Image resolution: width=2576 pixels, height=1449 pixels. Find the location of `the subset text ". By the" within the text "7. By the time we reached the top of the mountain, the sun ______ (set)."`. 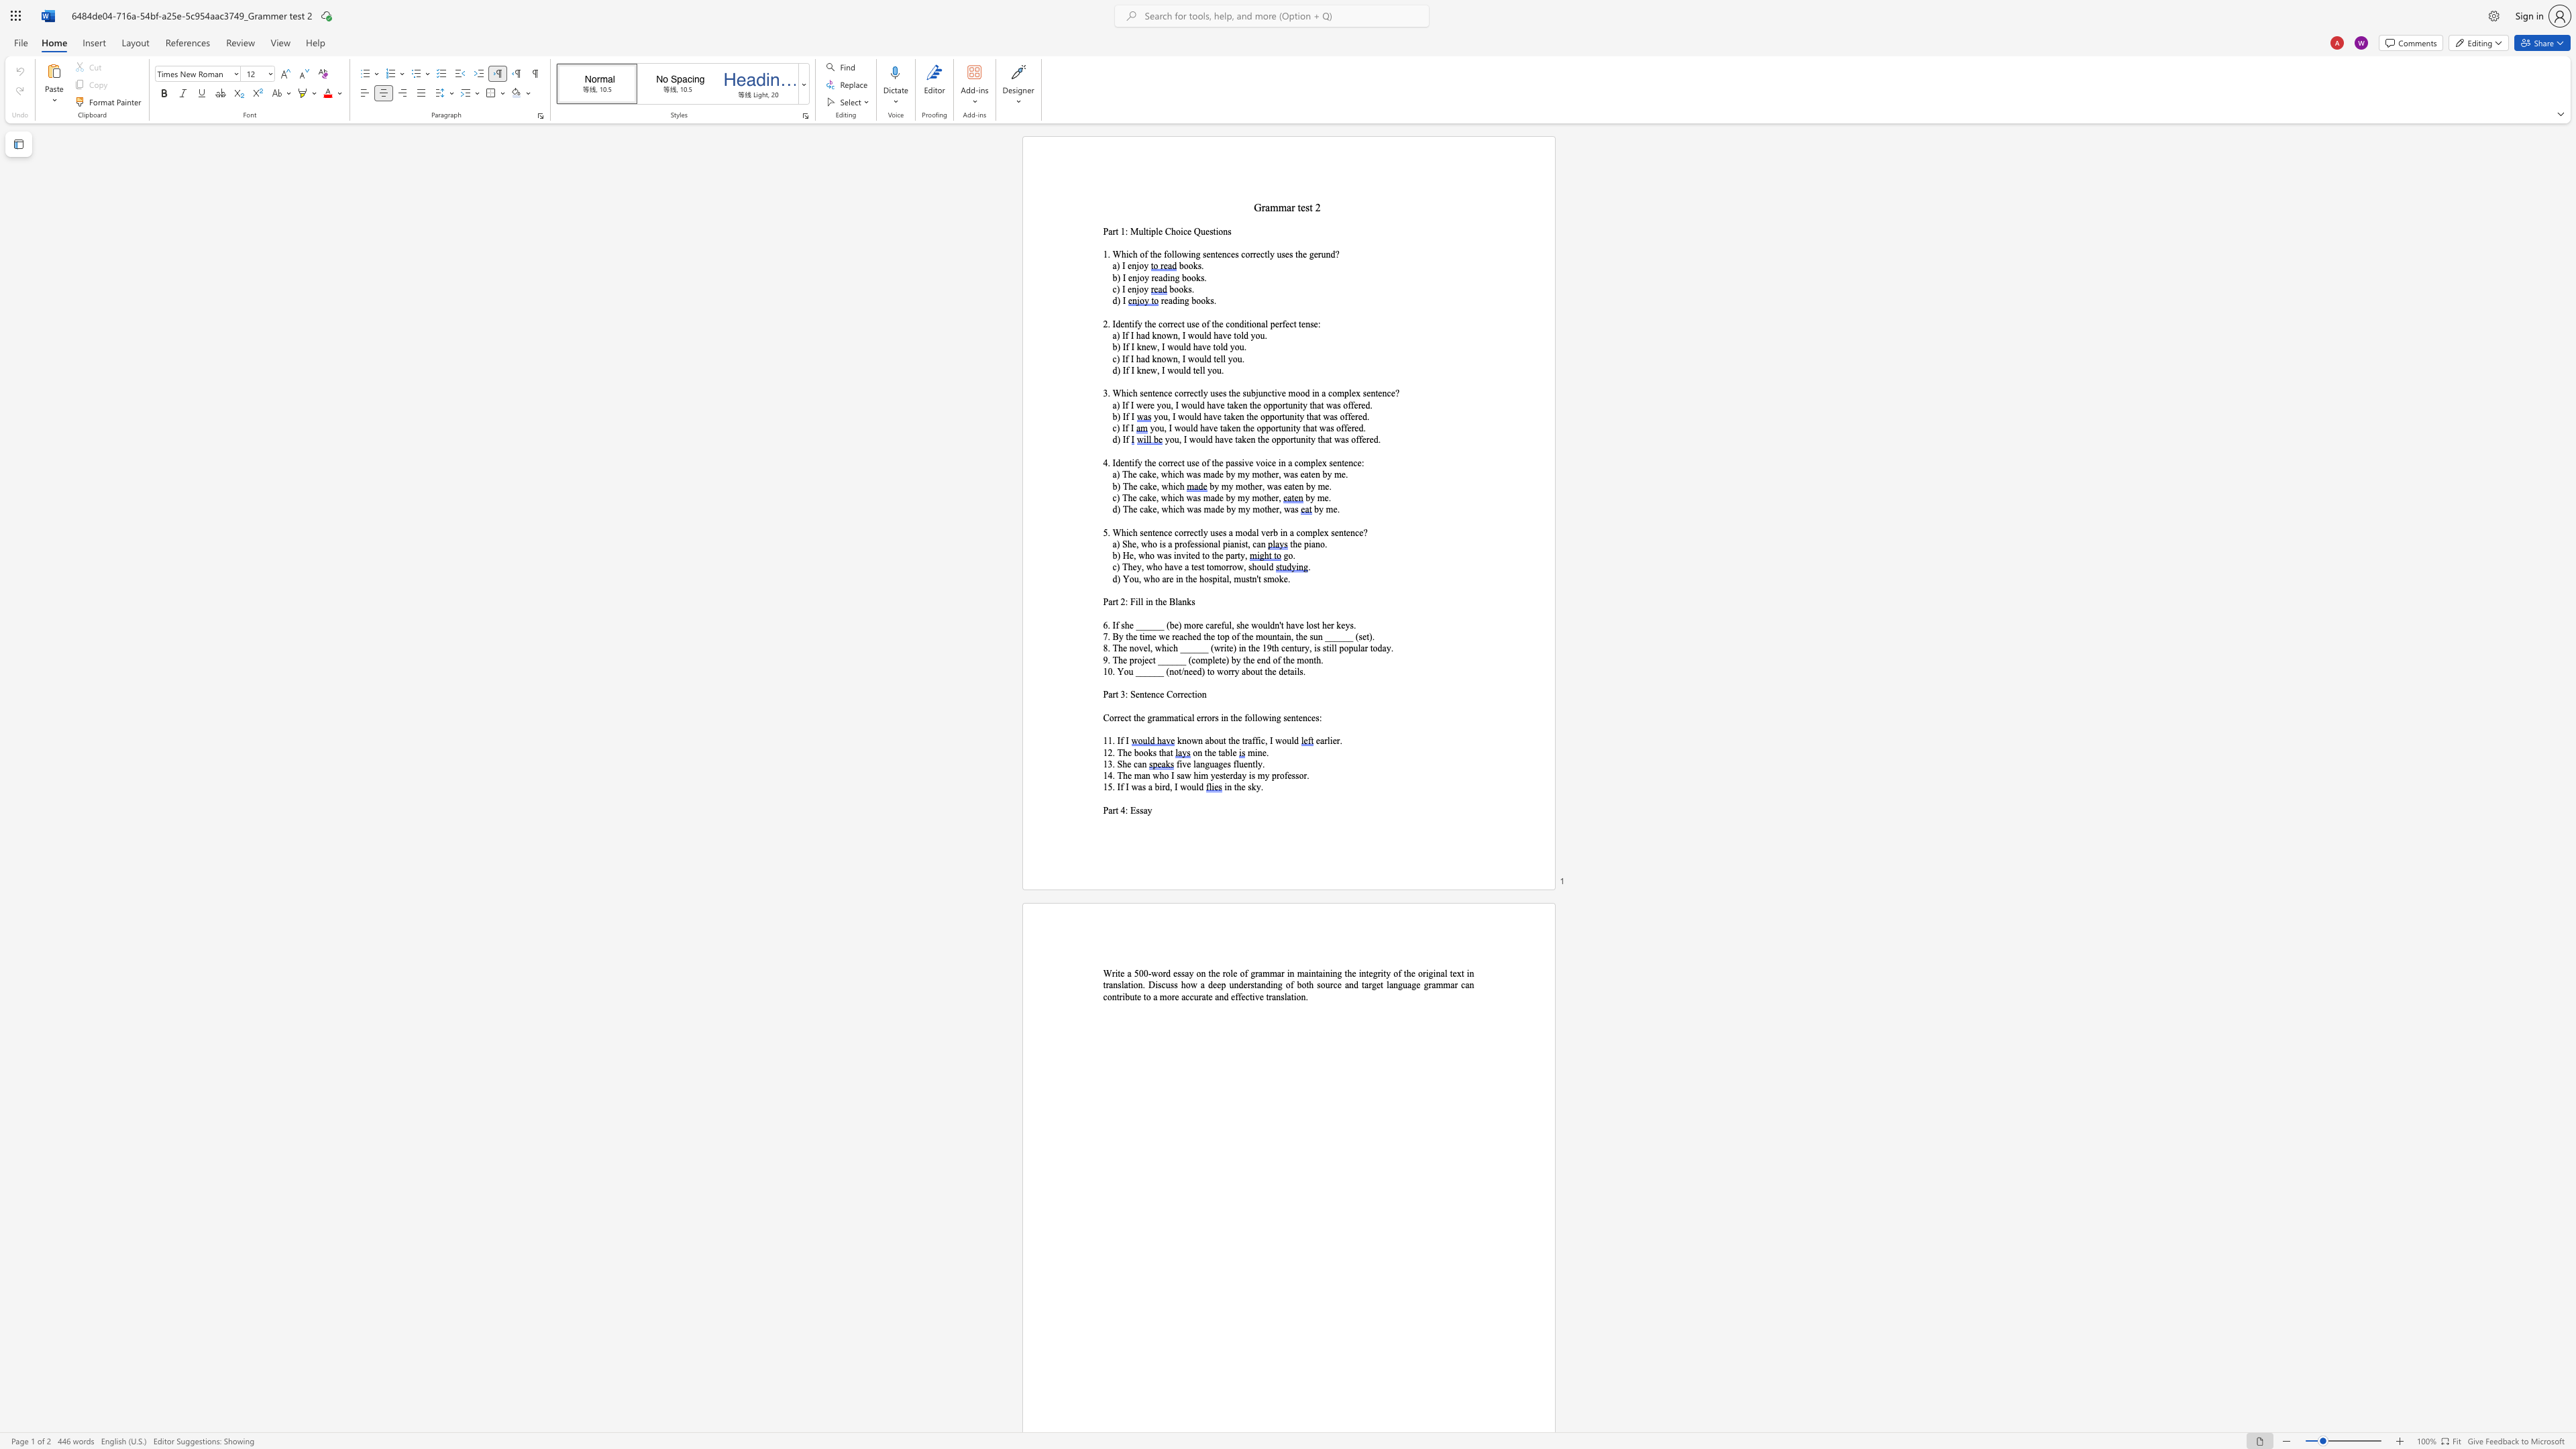

the subset text ". By the" within the text "7. By the time we reached the top of the mountain, the sun ______ (set)." is located at coordinates (1107, 636).